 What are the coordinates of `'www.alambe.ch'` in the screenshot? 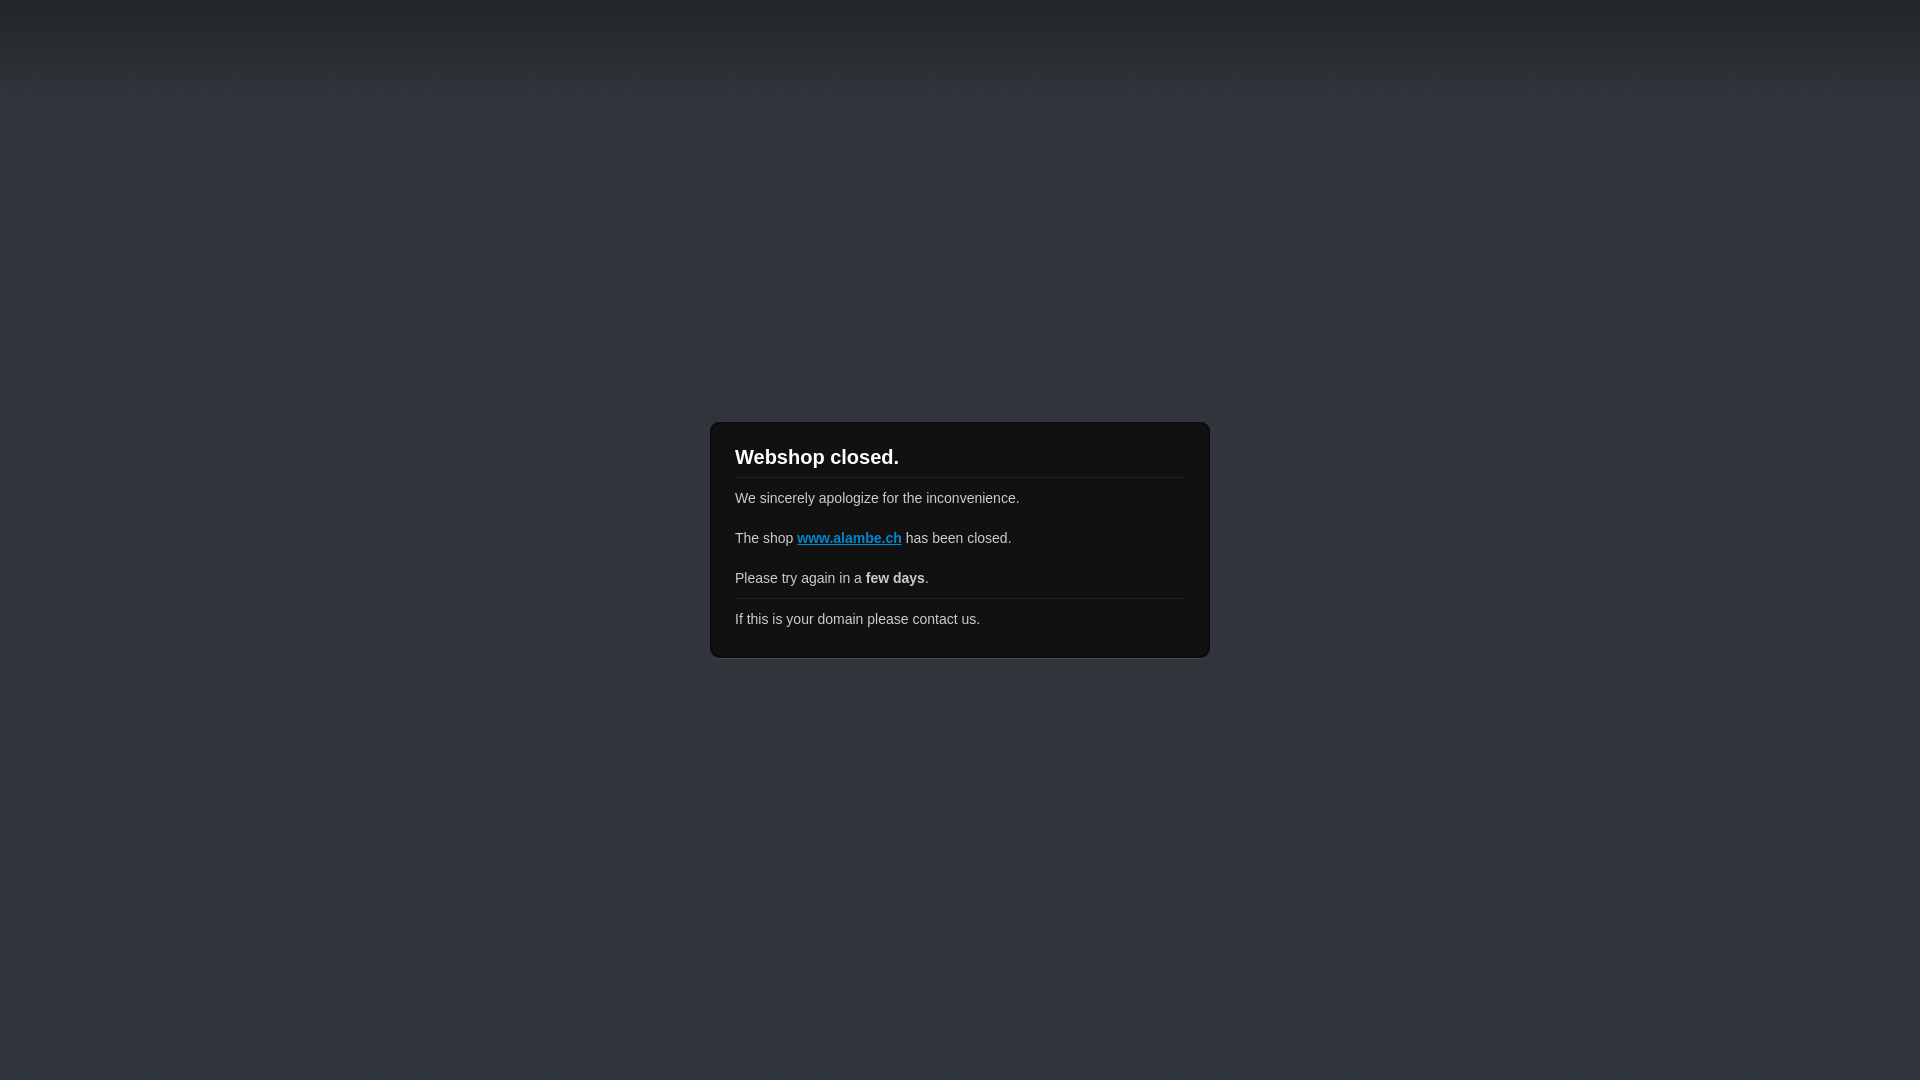 It's located at (795, 536).